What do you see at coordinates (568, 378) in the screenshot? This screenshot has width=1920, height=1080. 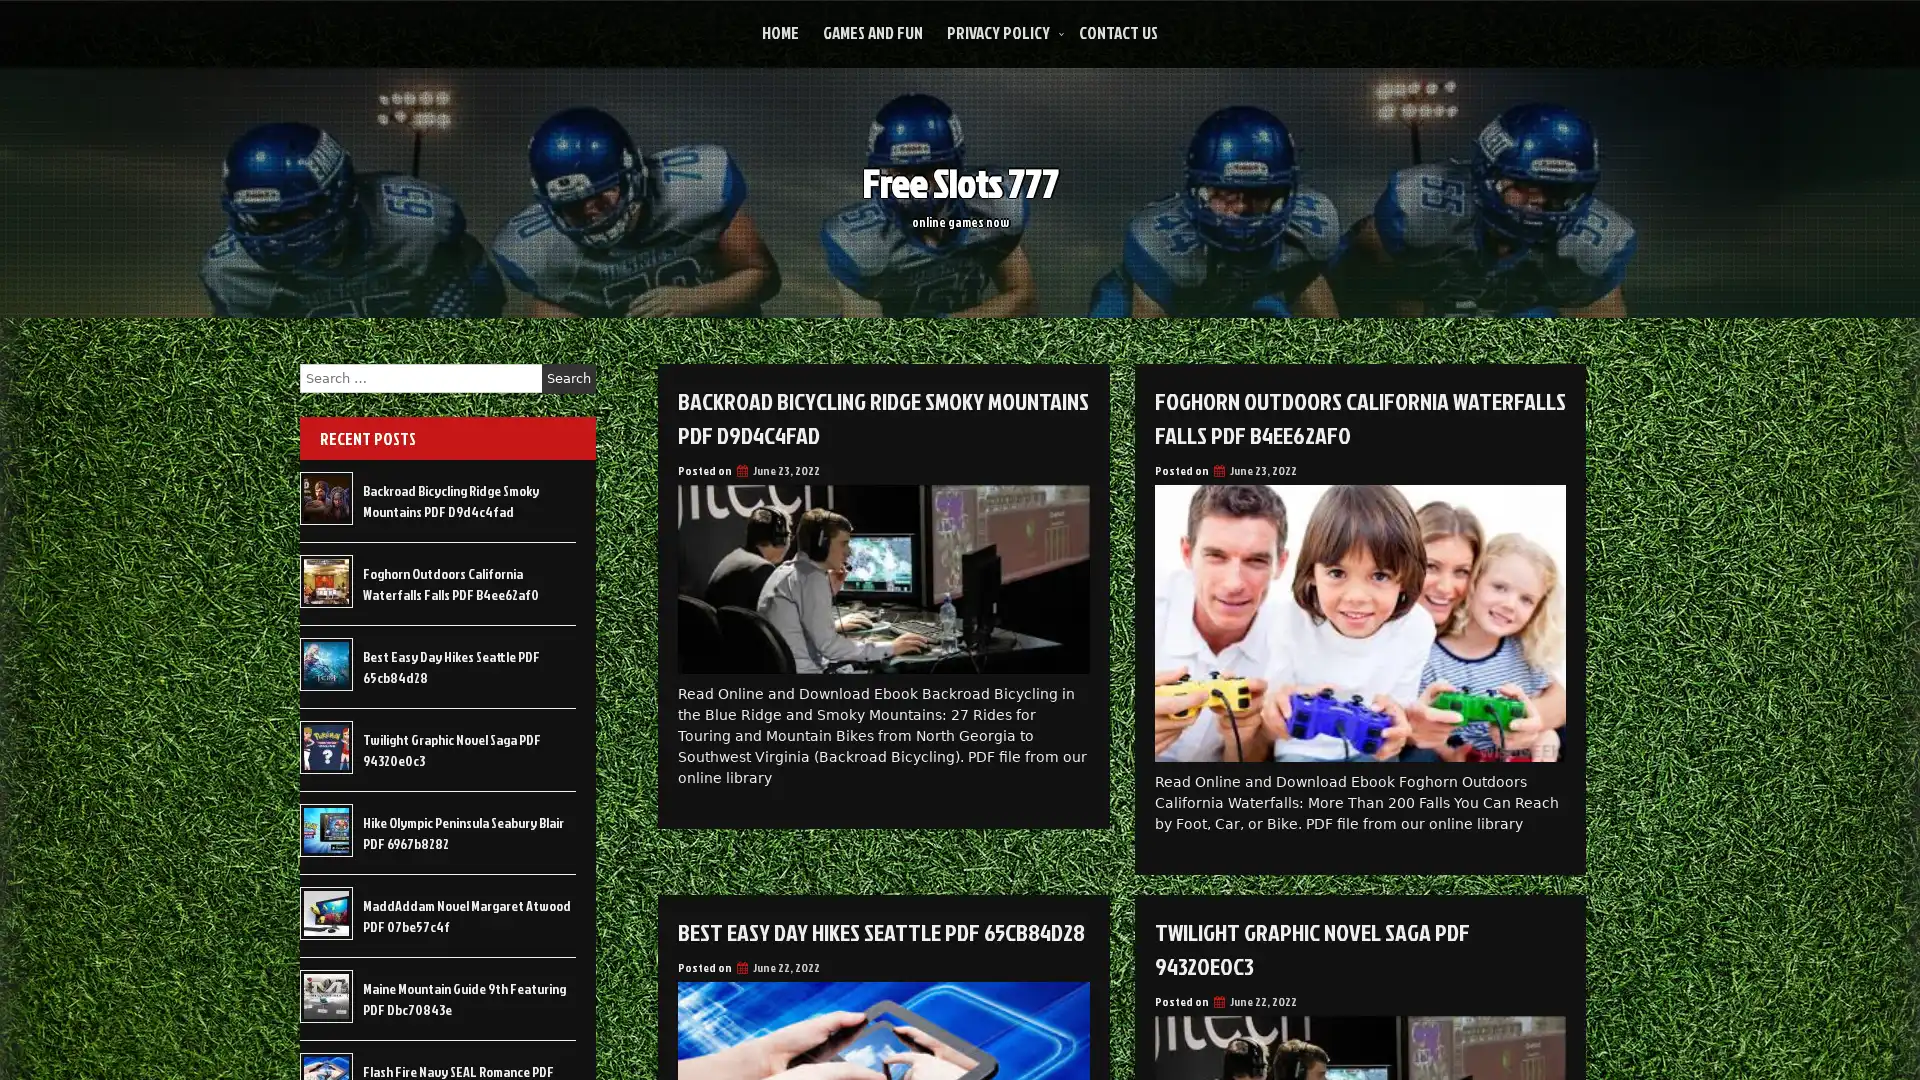 I see `Search` at bounding box center [568, 378].